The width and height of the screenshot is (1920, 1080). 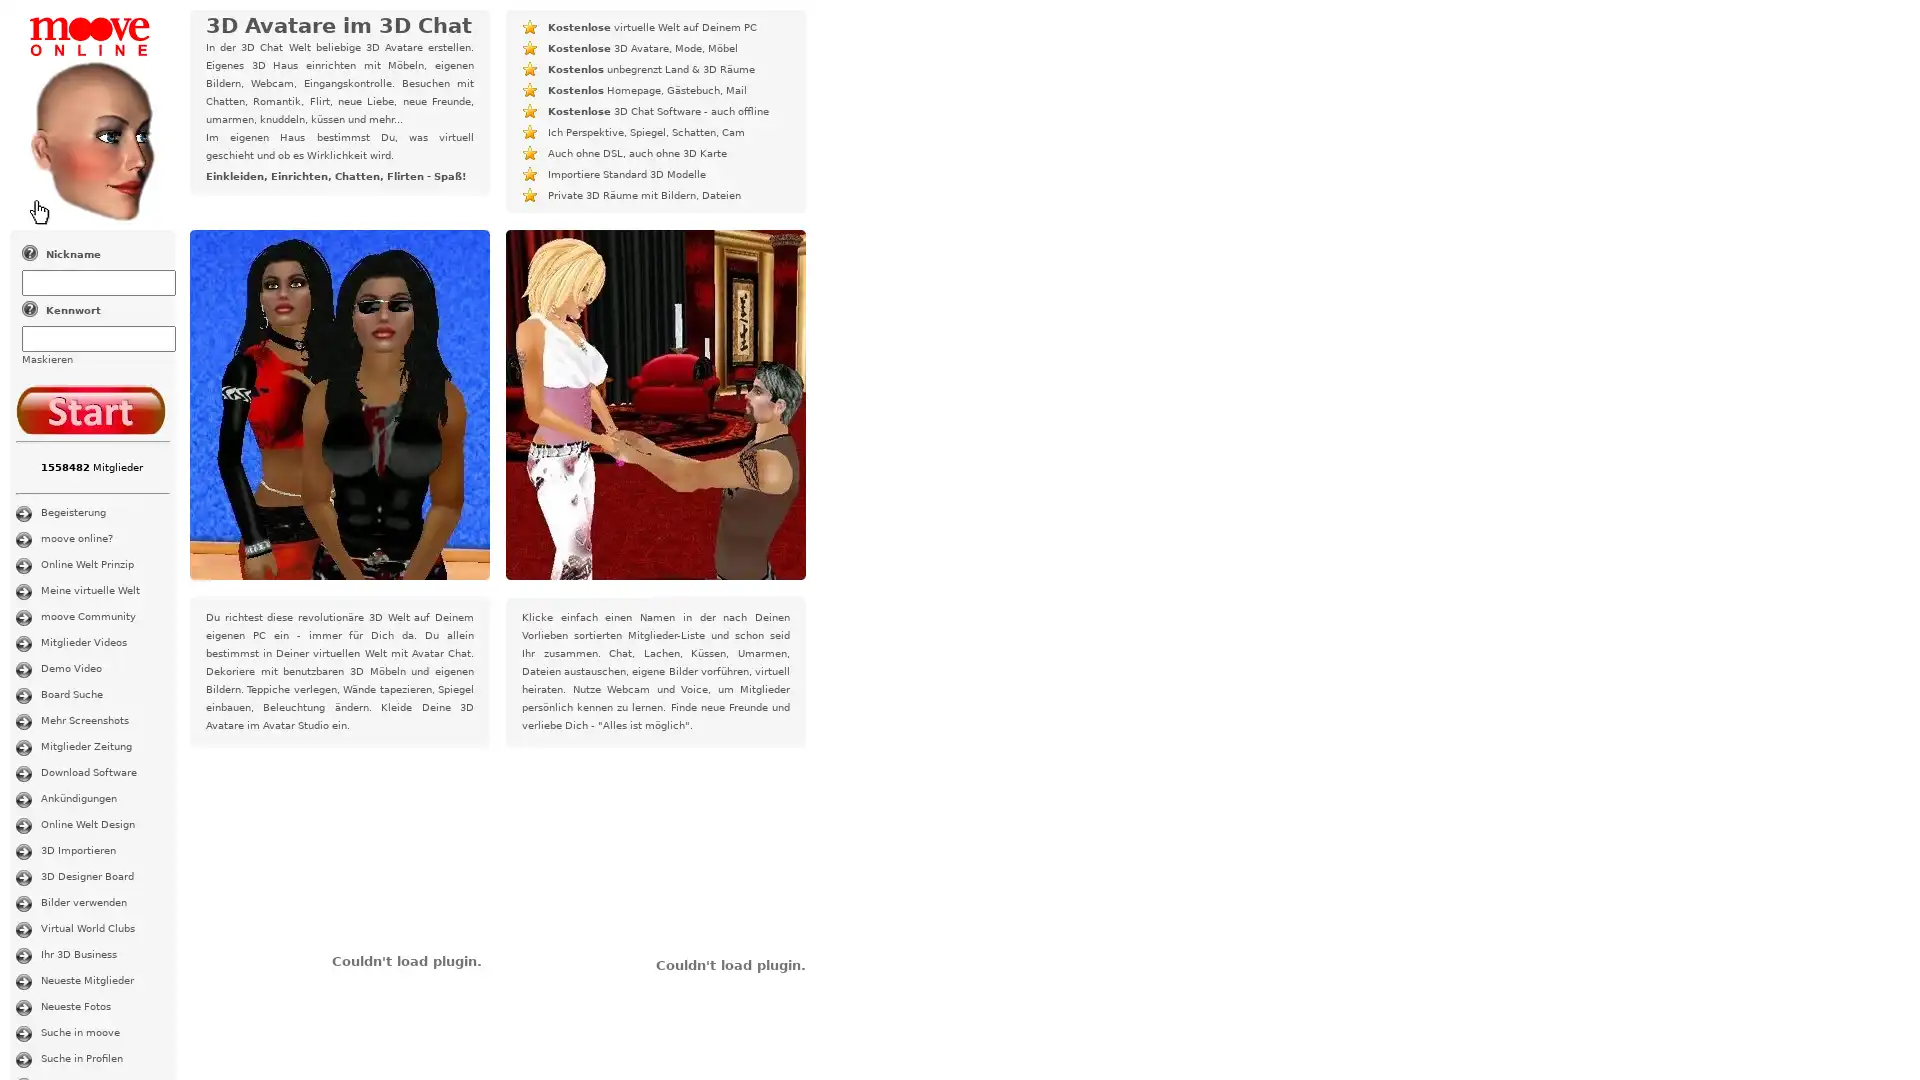 What do you see at coordinates (90, 408) in the screenshot?
I see `Gratis anmelden` at bounding box center [90, 408].